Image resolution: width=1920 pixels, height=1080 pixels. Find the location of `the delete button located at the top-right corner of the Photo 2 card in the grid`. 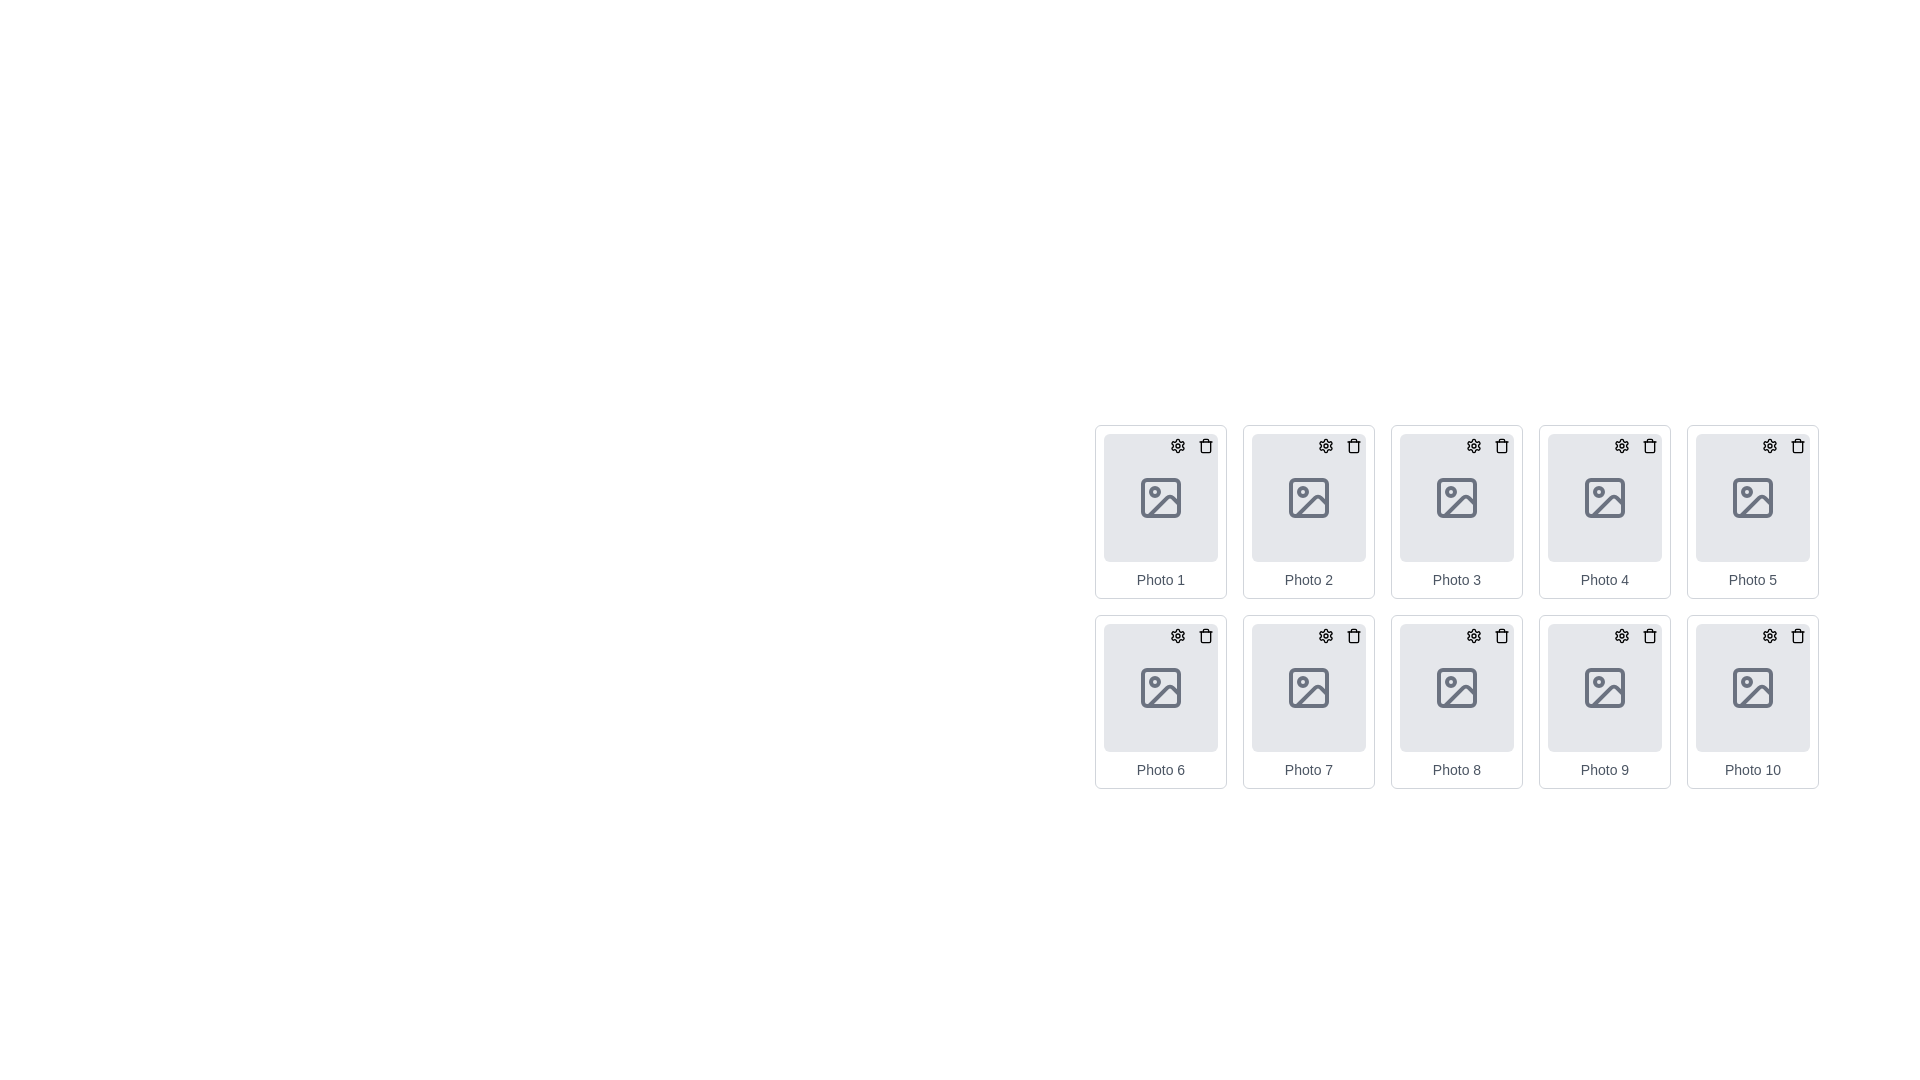

the delete button located at the top-right corner of the Photo 2 card in the grid is located at coordinates (1353, 445).